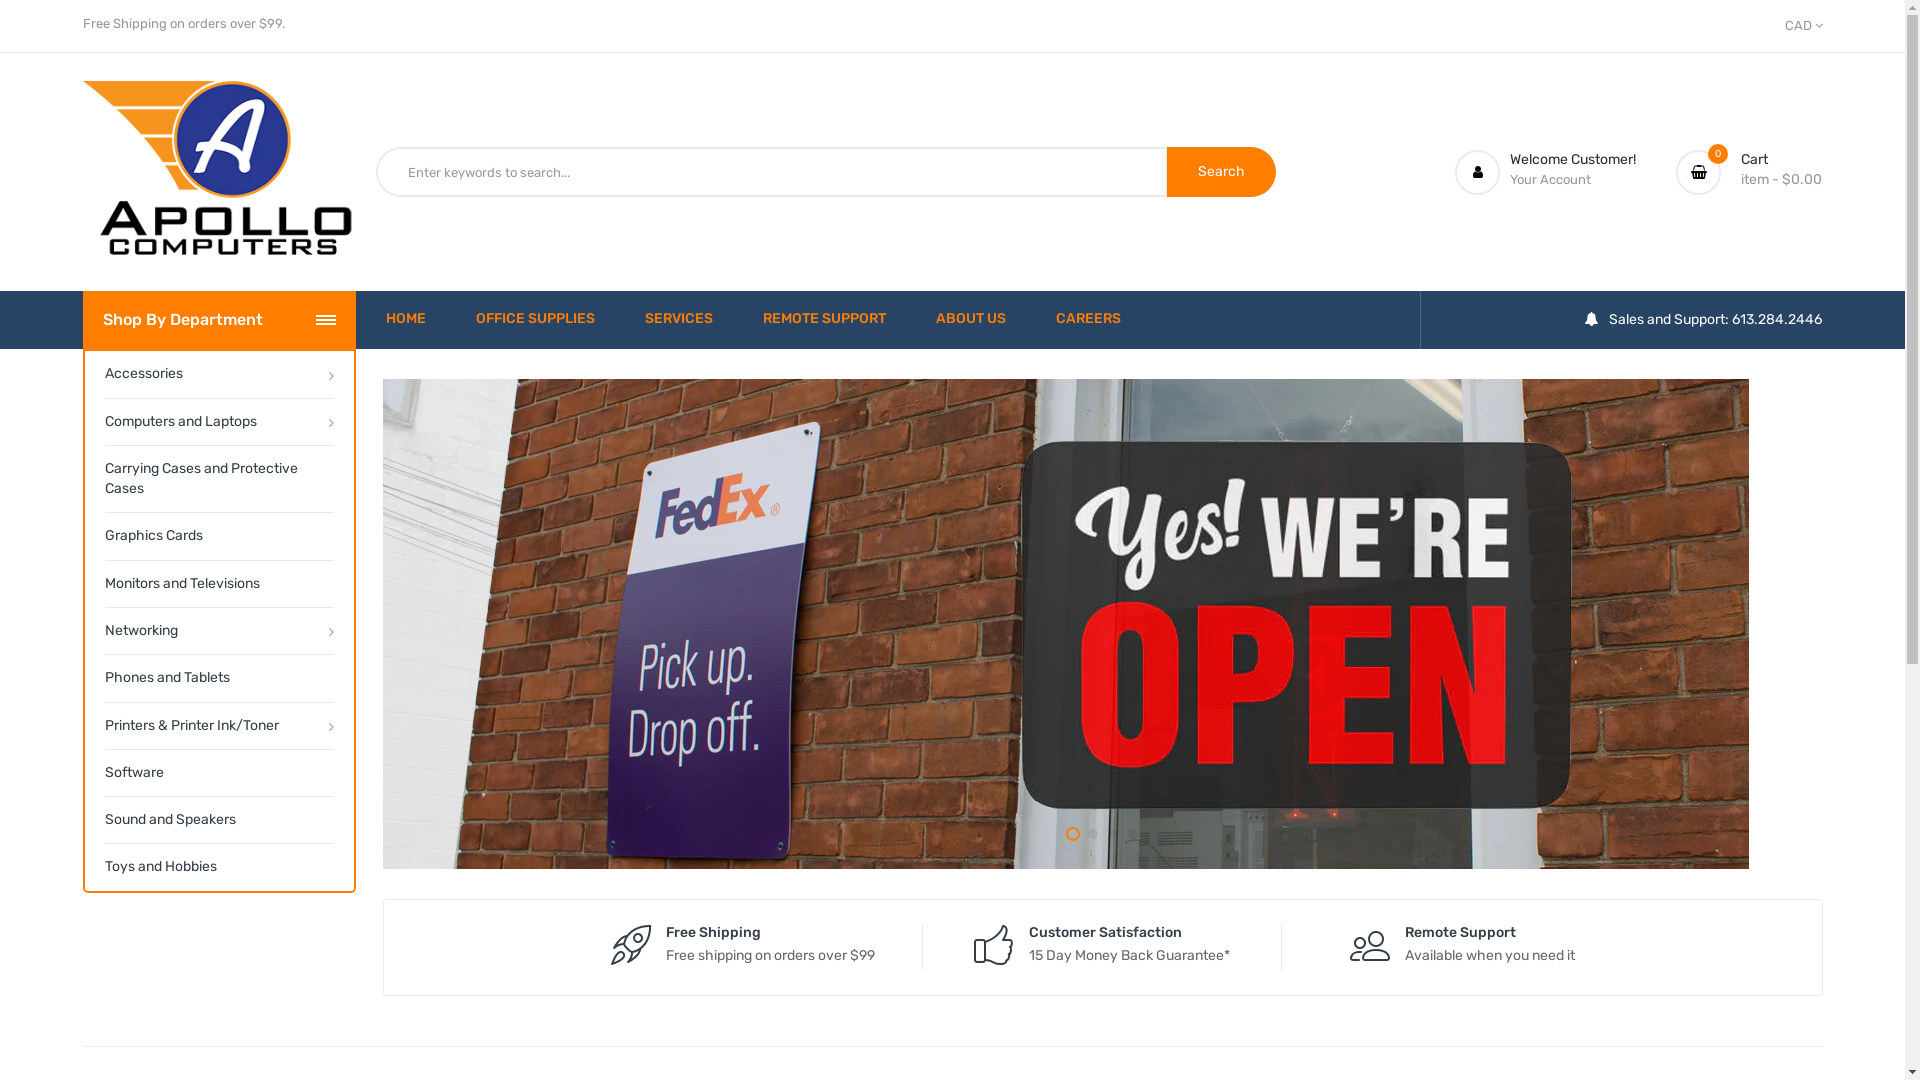 The height and width of the screenshot is (1080, 1920). What do you see at coordinates (218, 865) in the screenshot?
I see `'Toys and Hobbies'` at bounding box center [218, 865].